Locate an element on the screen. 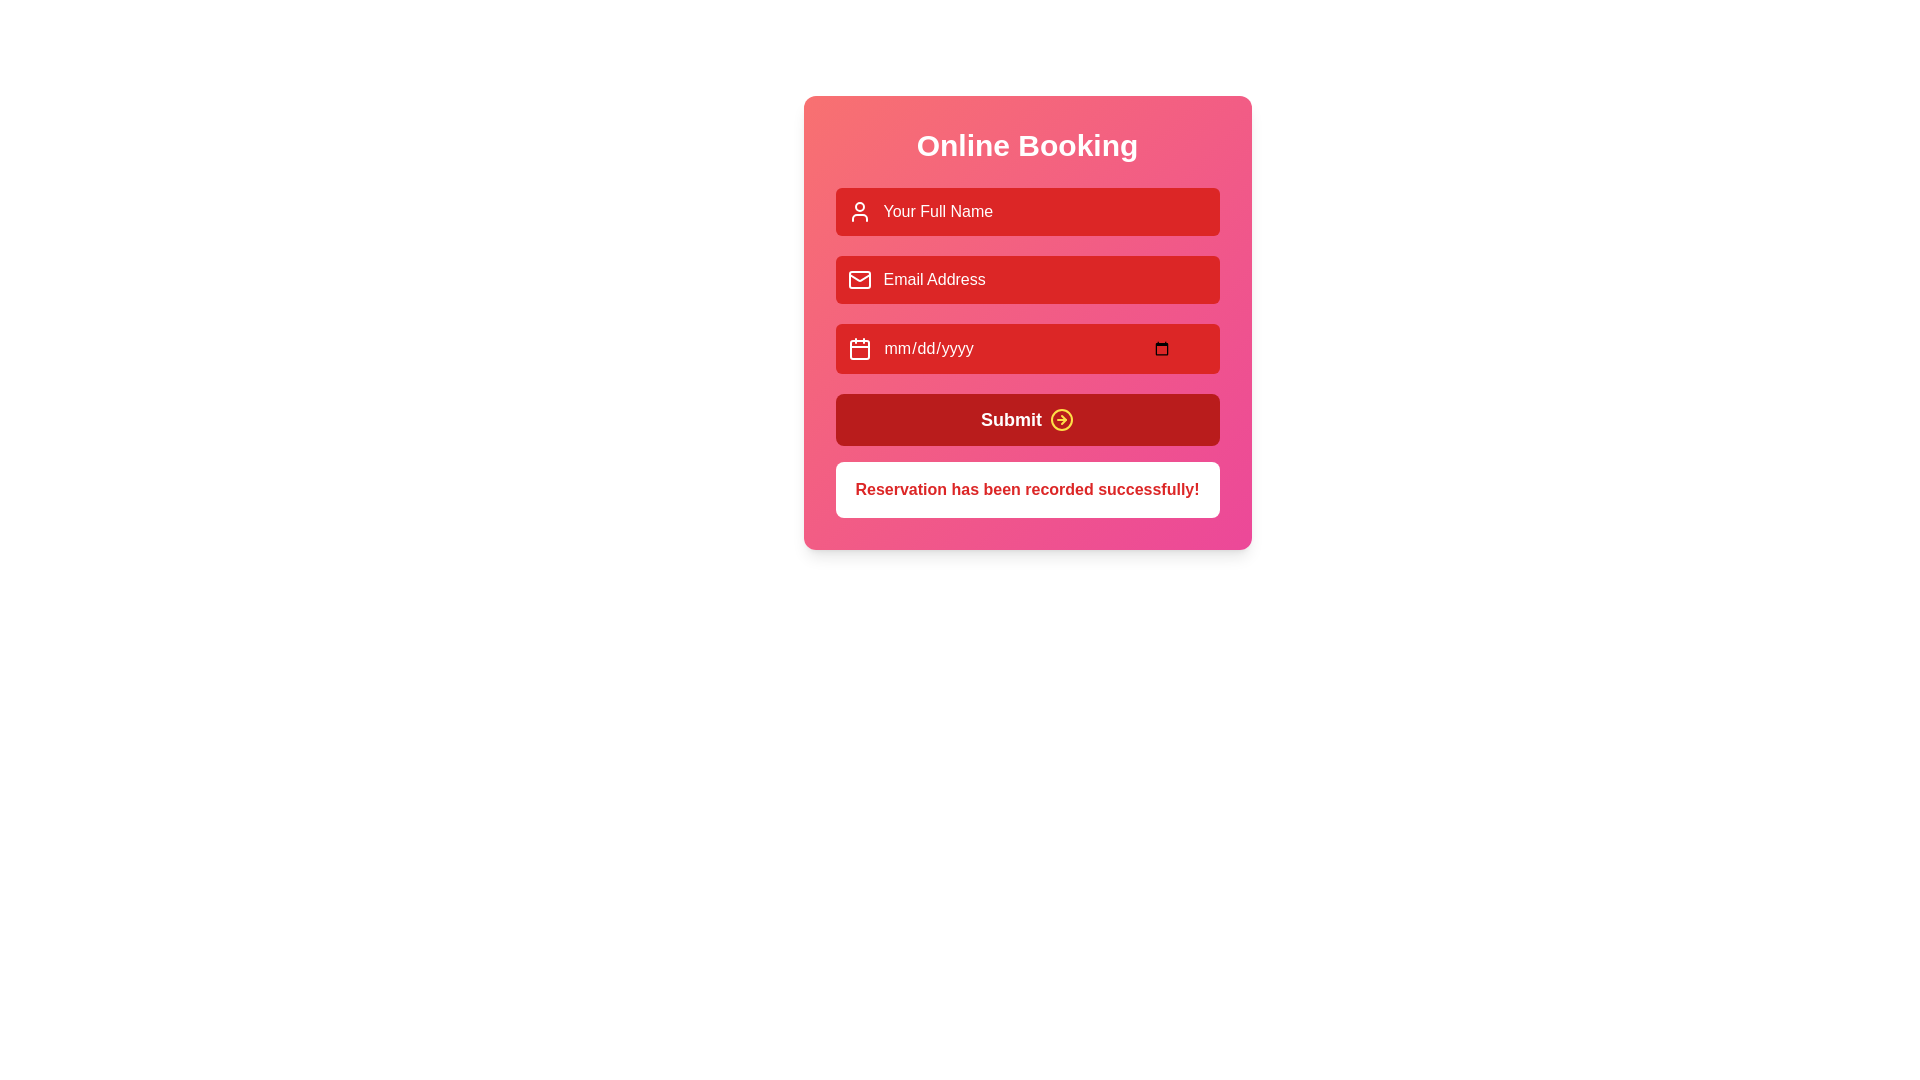  the circular part of the SVG graphic icon, which is centrally located within a right-pointing arrow icon at the bottom-right of the form section under the 'Submit' button is located at coordinates (1060, 419).